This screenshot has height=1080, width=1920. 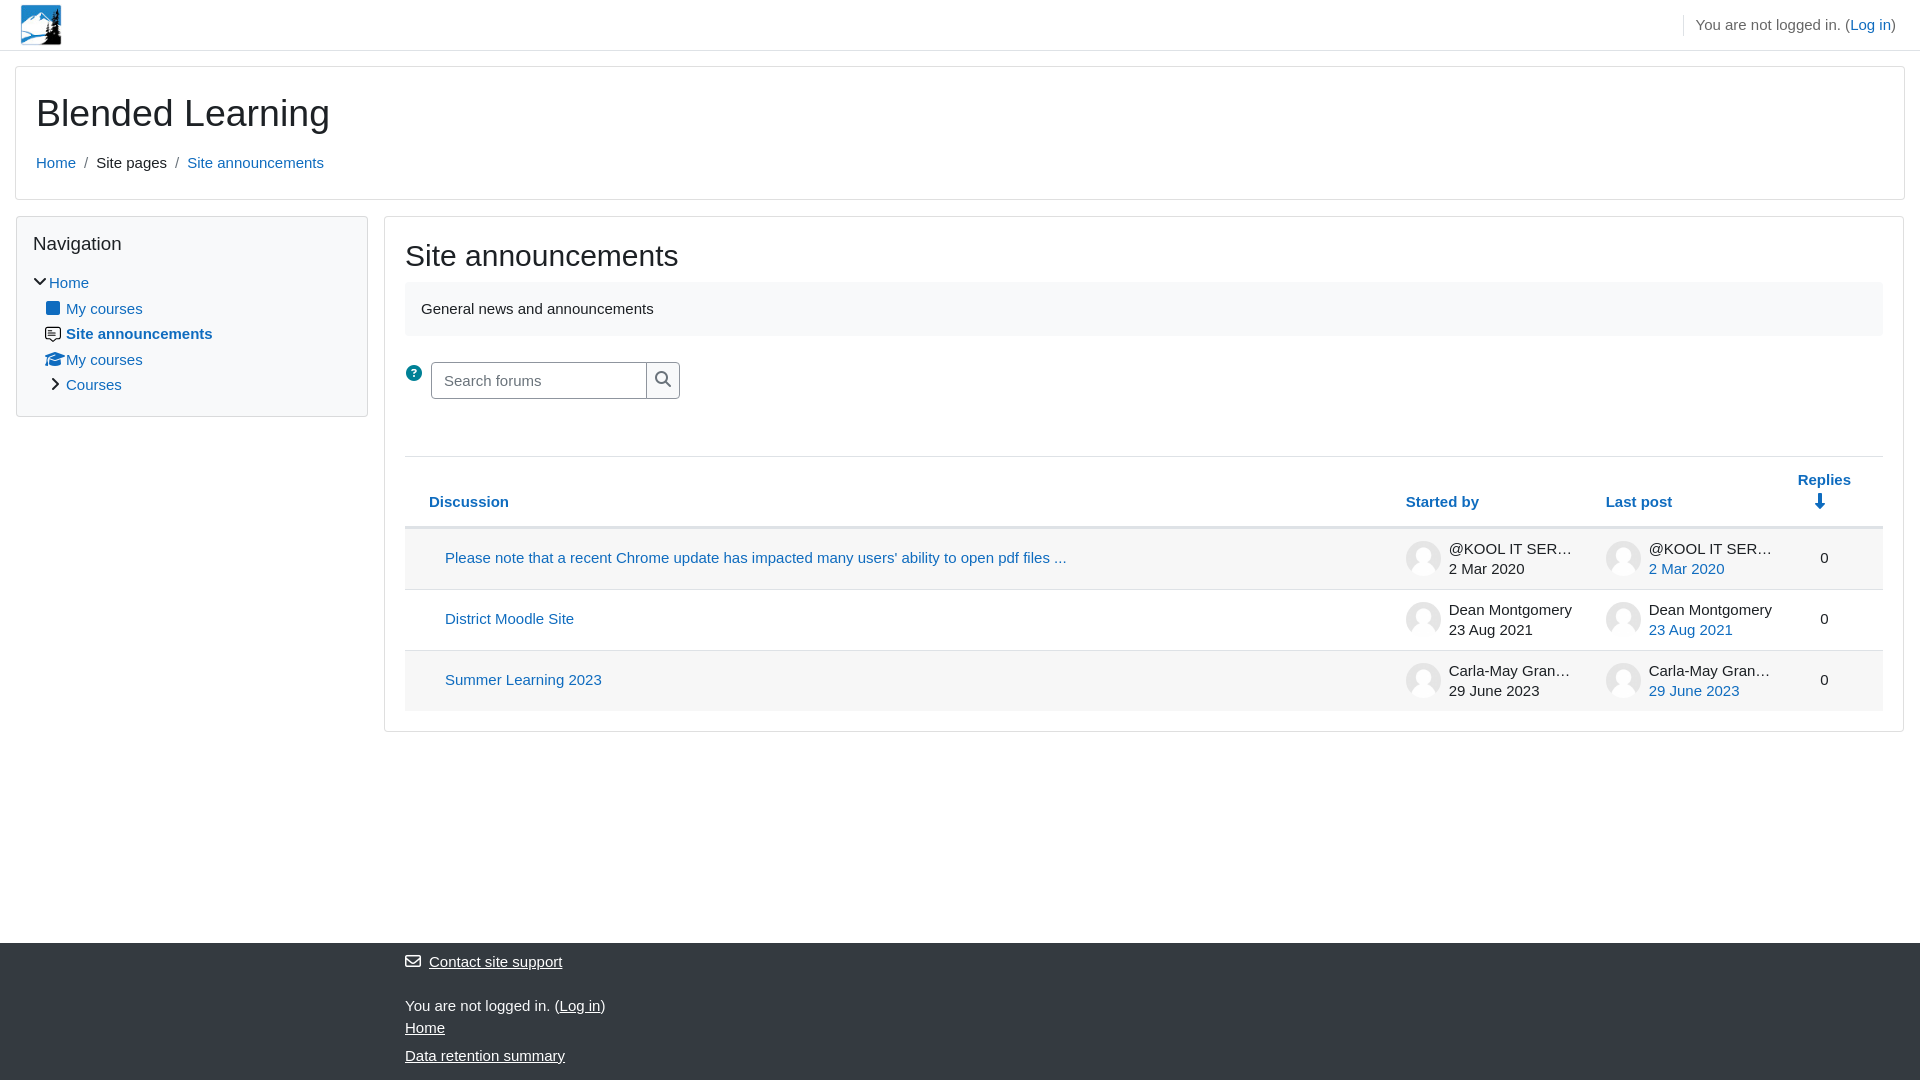 I want to click on 'Help with Search', so click(x=412, y=373).